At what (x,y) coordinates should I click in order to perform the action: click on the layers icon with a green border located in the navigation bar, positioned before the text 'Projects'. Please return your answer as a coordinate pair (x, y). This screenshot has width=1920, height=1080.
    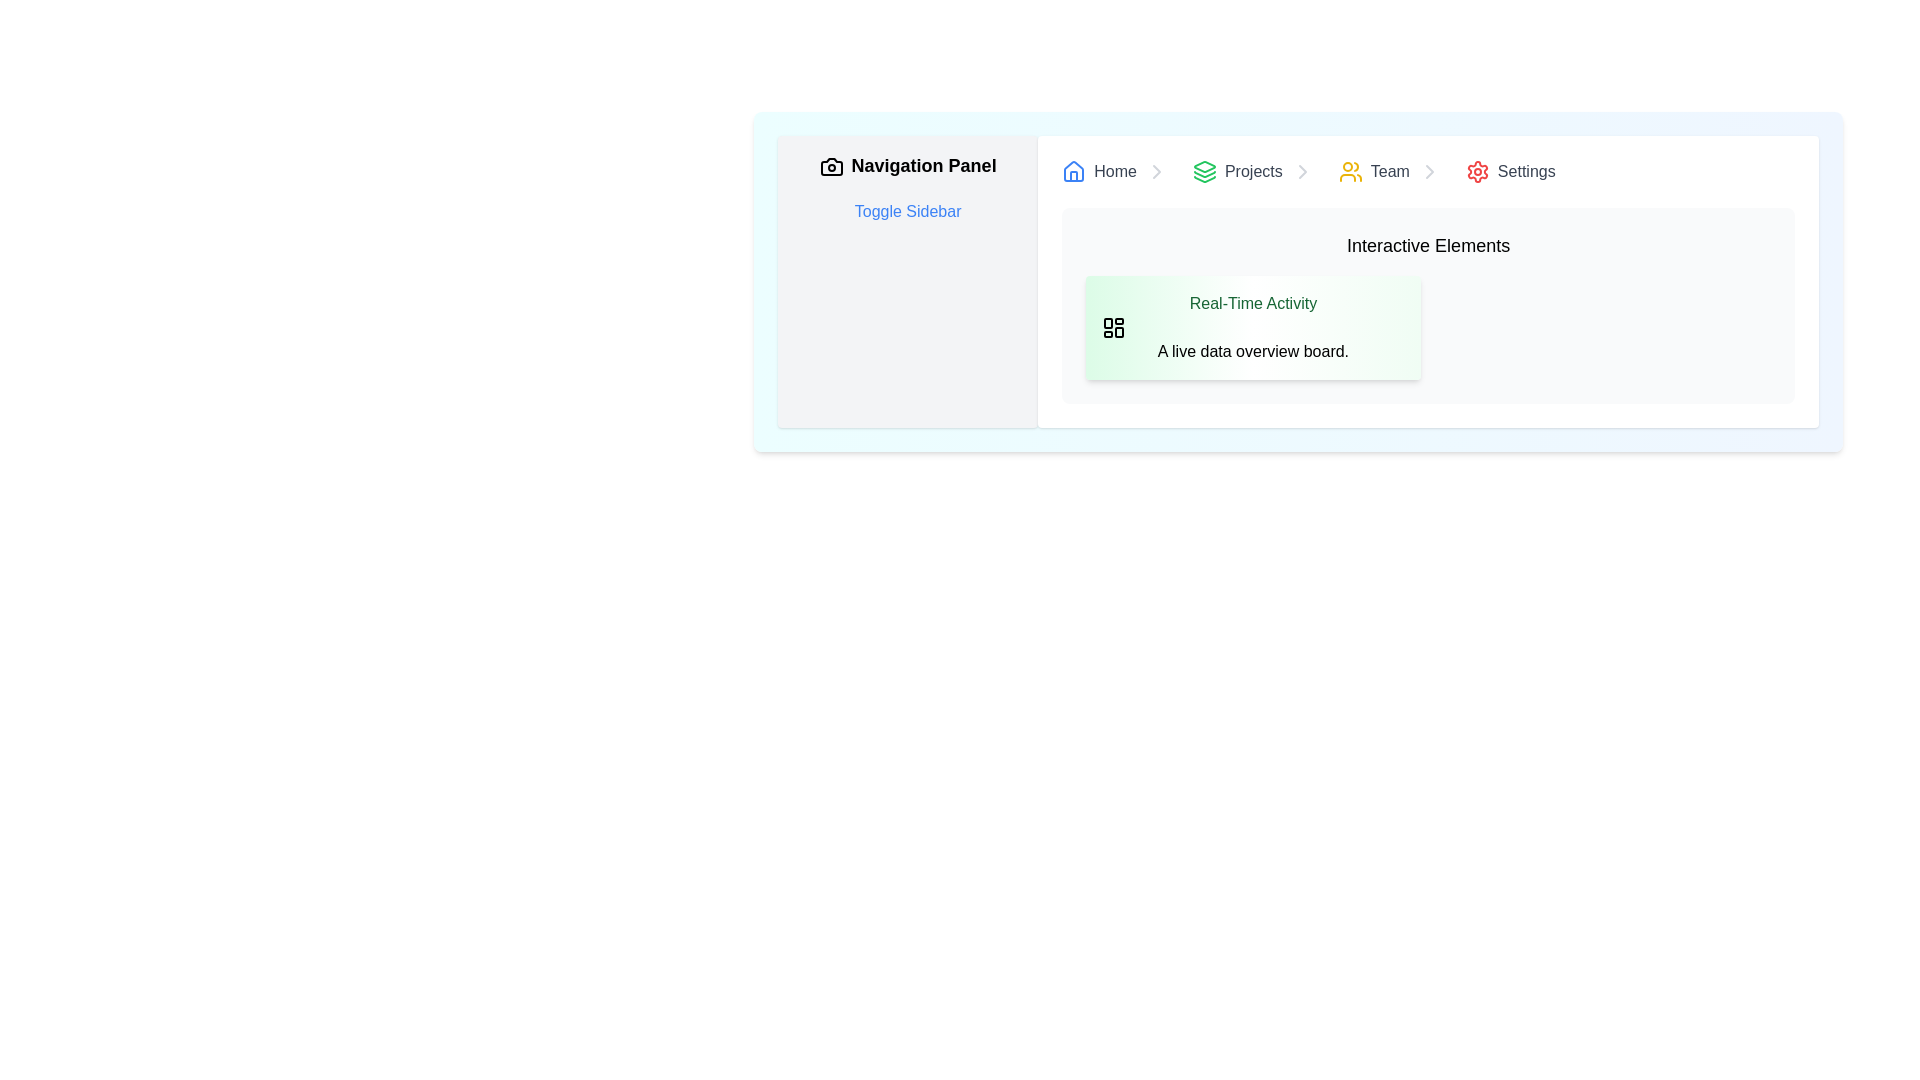
    Looking at the image, I should click on (1203, 171).